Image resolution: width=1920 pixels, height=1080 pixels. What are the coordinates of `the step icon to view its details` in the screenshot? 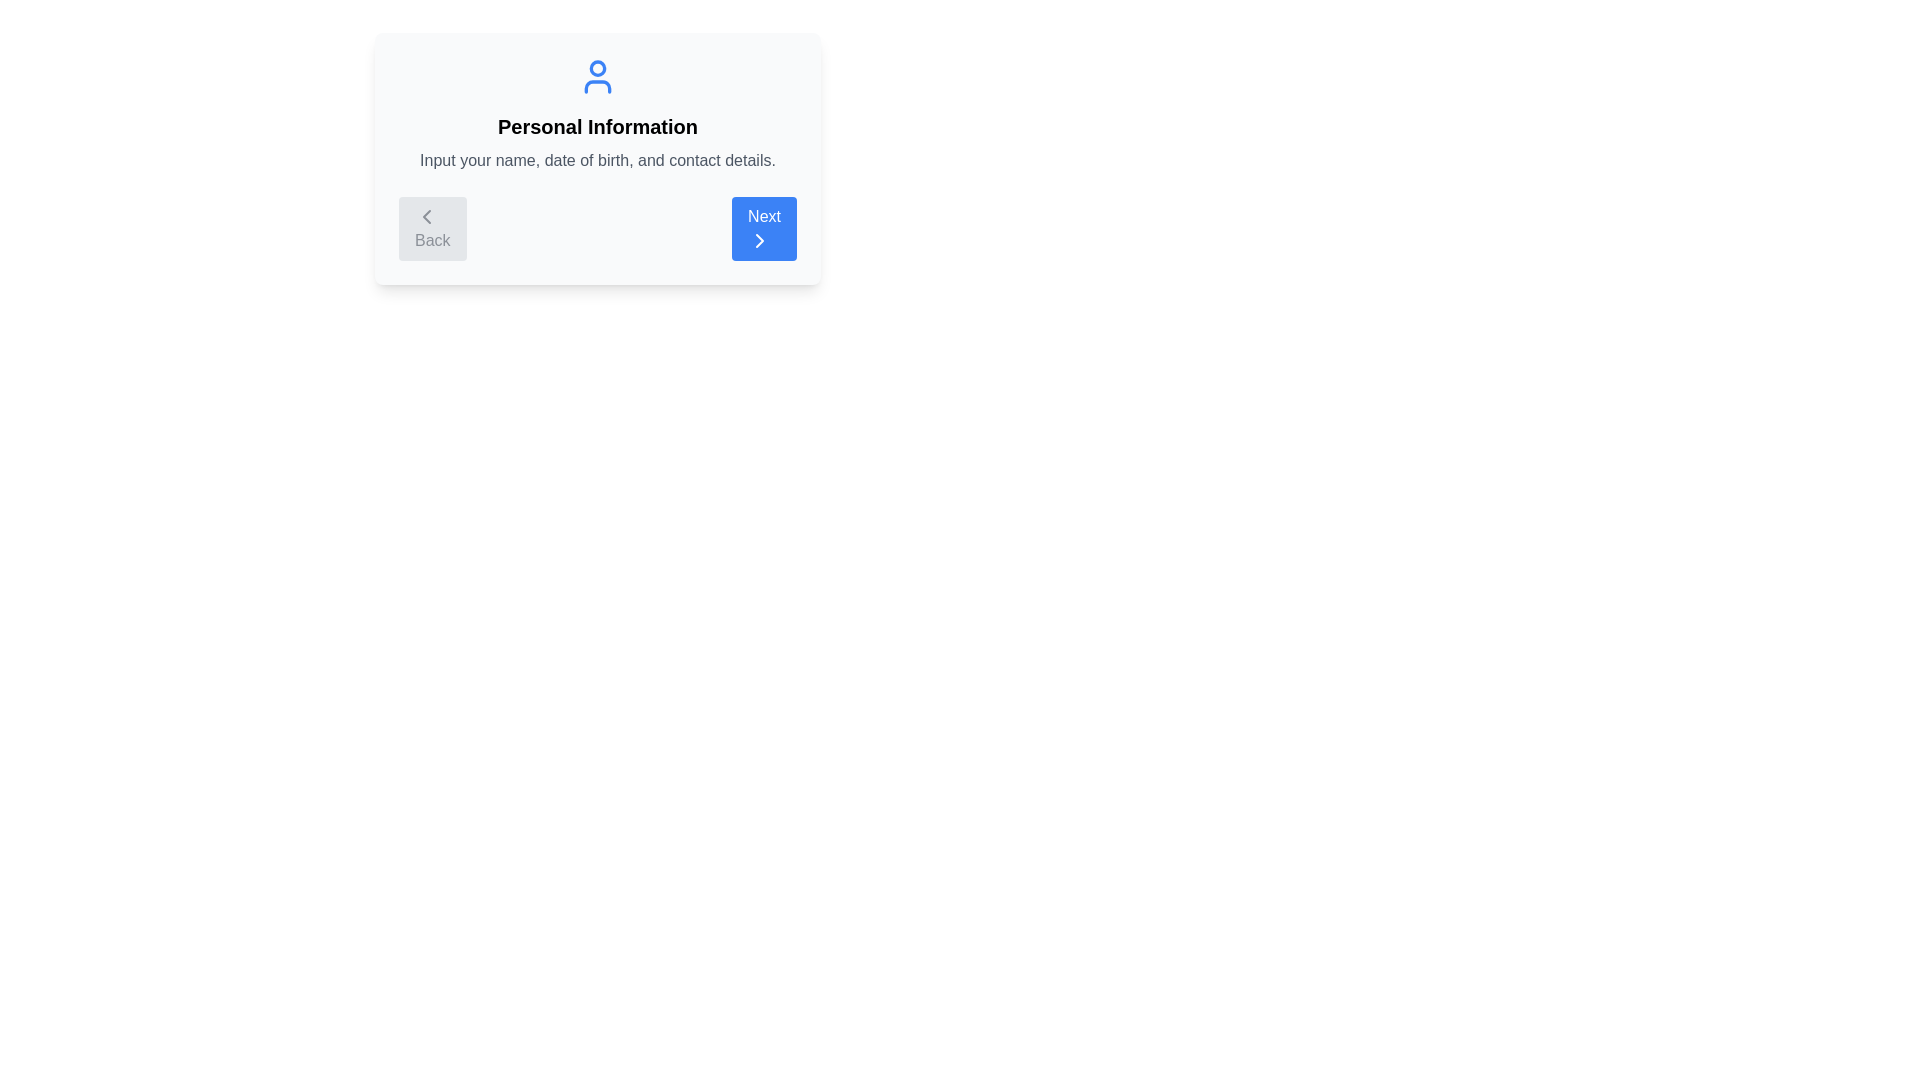 It's located at (597, 76).